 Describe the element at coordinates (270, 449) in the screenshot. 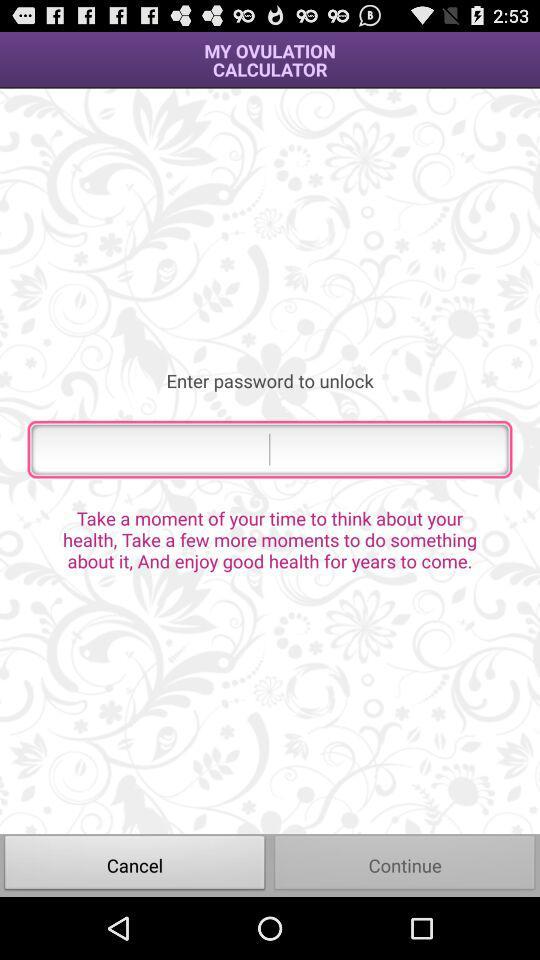

I see `required password to continue` at that location.